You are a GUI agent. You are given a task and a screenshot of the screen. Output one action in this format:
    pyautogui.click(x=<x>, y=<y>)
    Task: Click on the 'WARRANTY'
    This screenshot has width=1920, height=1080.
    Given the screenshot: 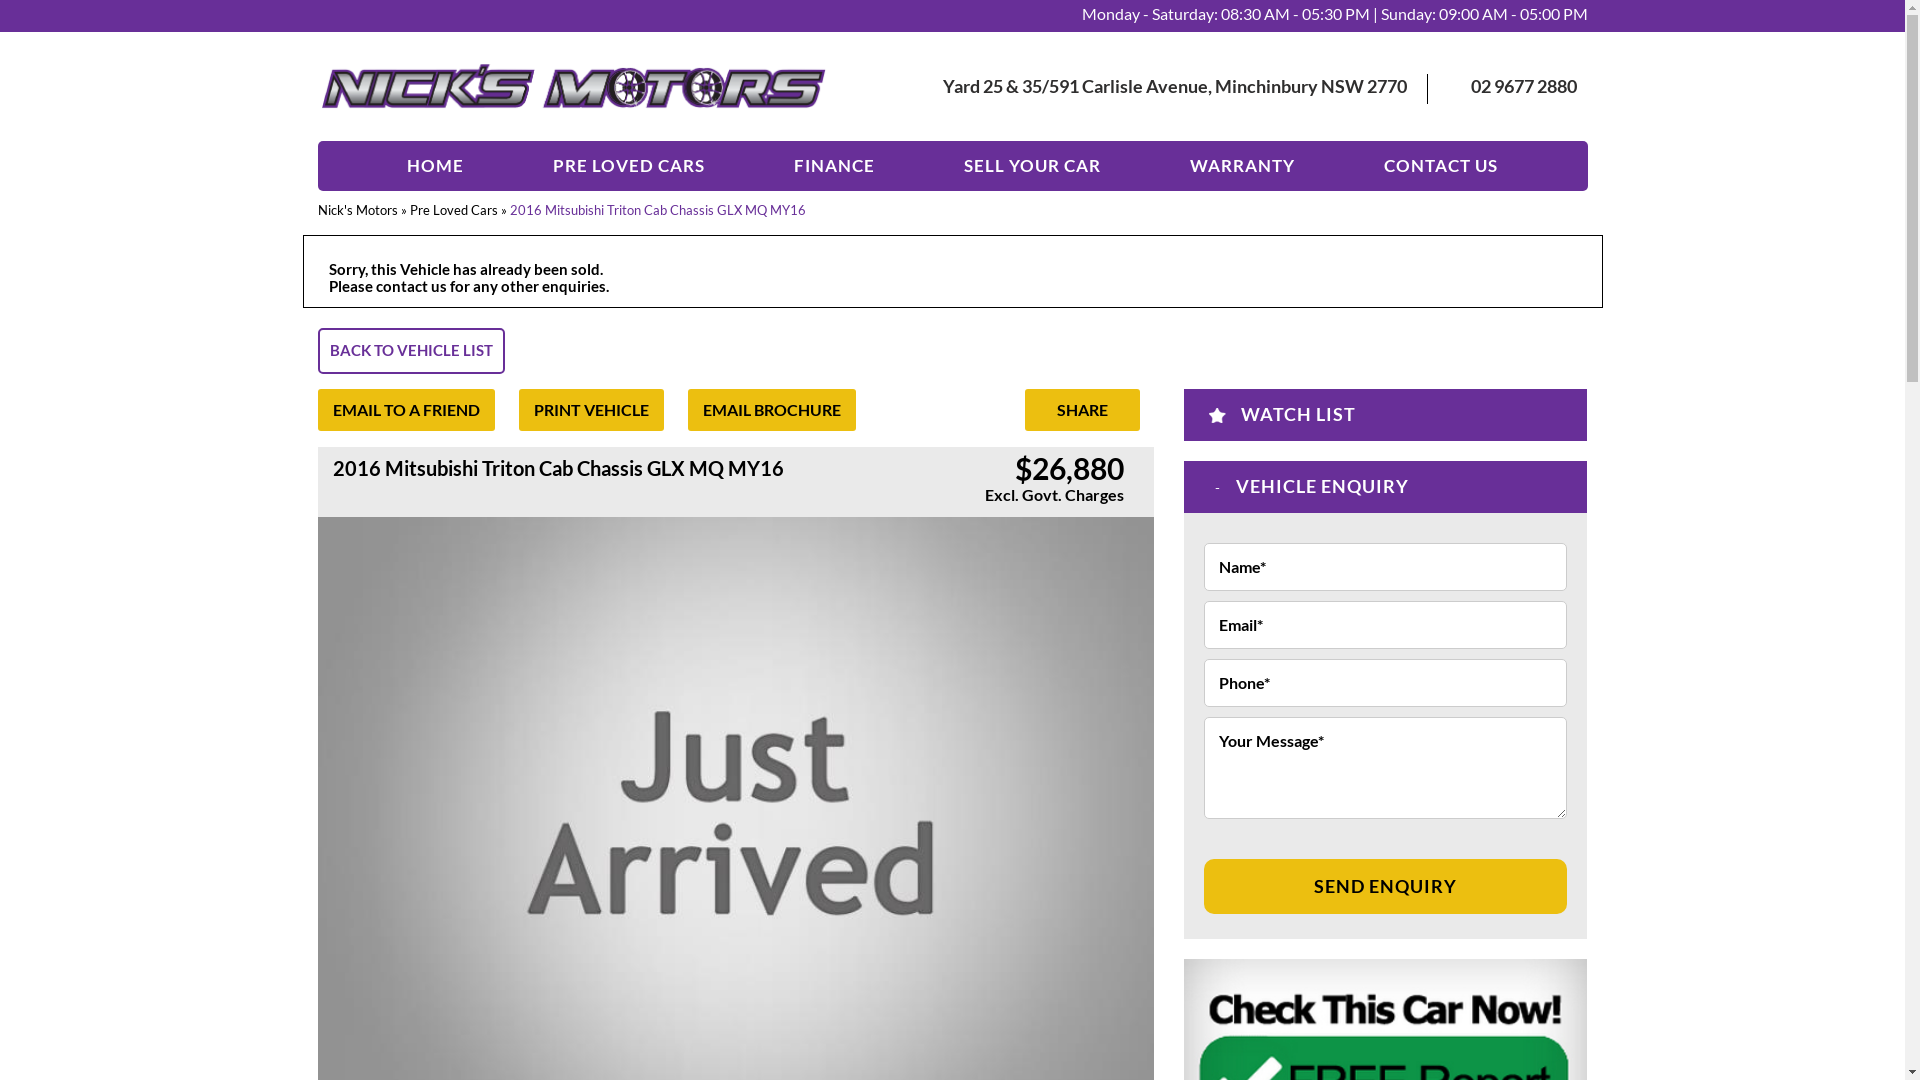 What is the action you would take?
    pyautogui.click(x=1241, y=164)
    